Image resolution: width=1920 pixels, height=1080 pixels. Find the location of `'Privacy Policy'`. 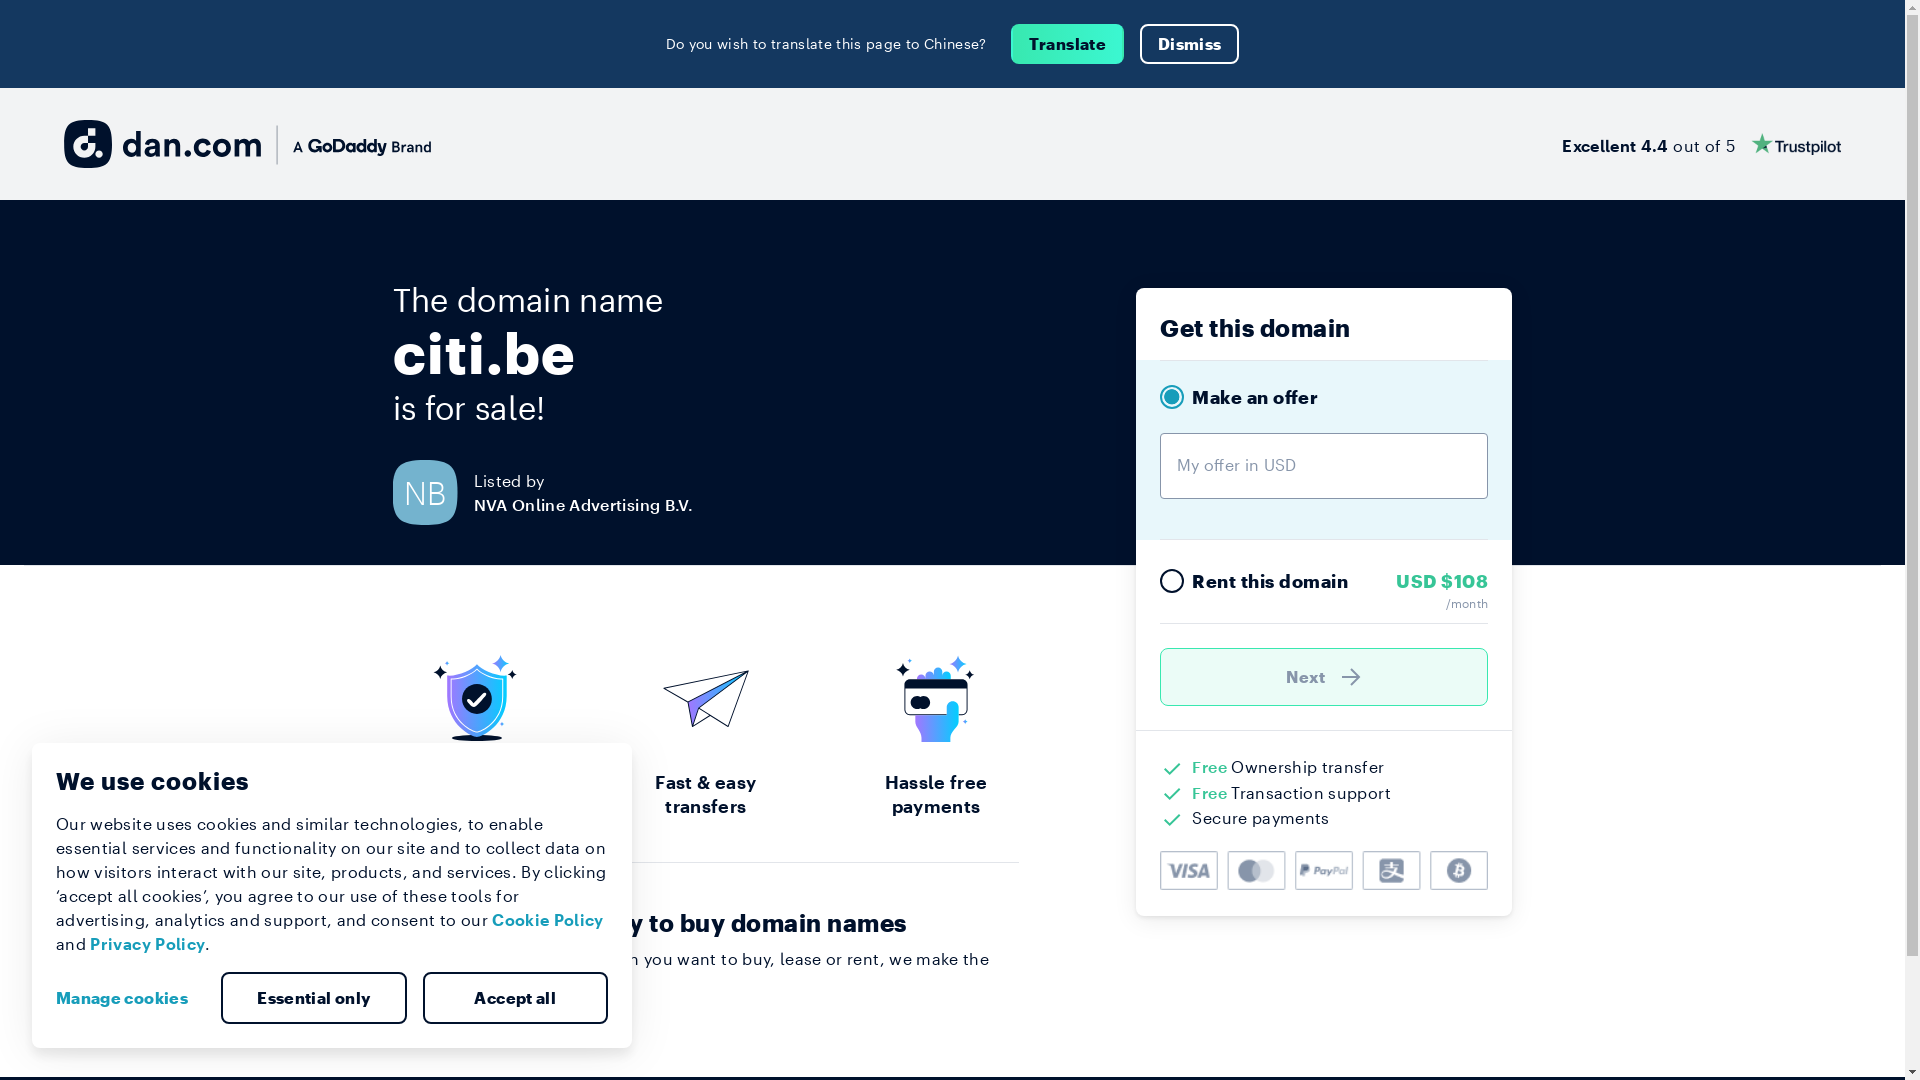

'Privacy Policy' is located at coordinates (146, 943).